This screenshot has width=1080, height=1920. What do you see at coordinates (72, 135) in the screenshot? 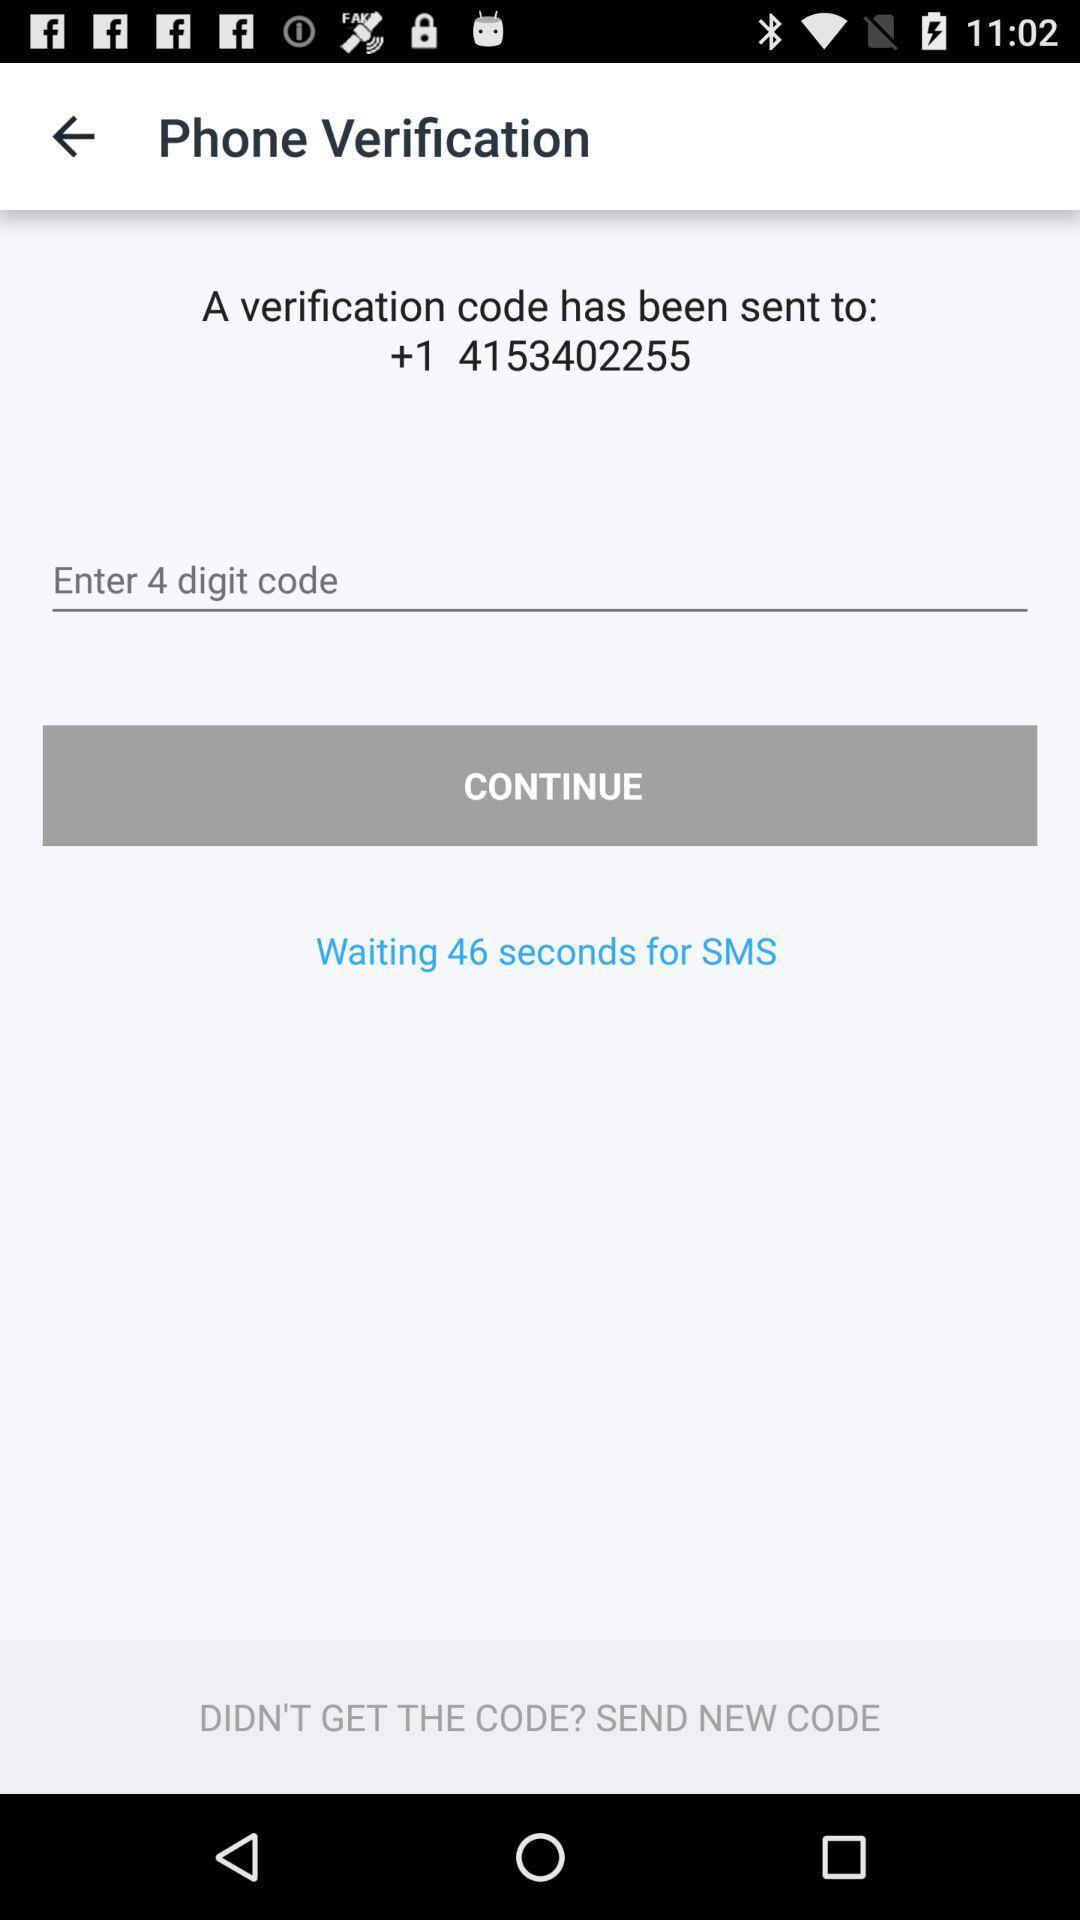
I see `the item next to phone verification` at bounding box center [72, 135].